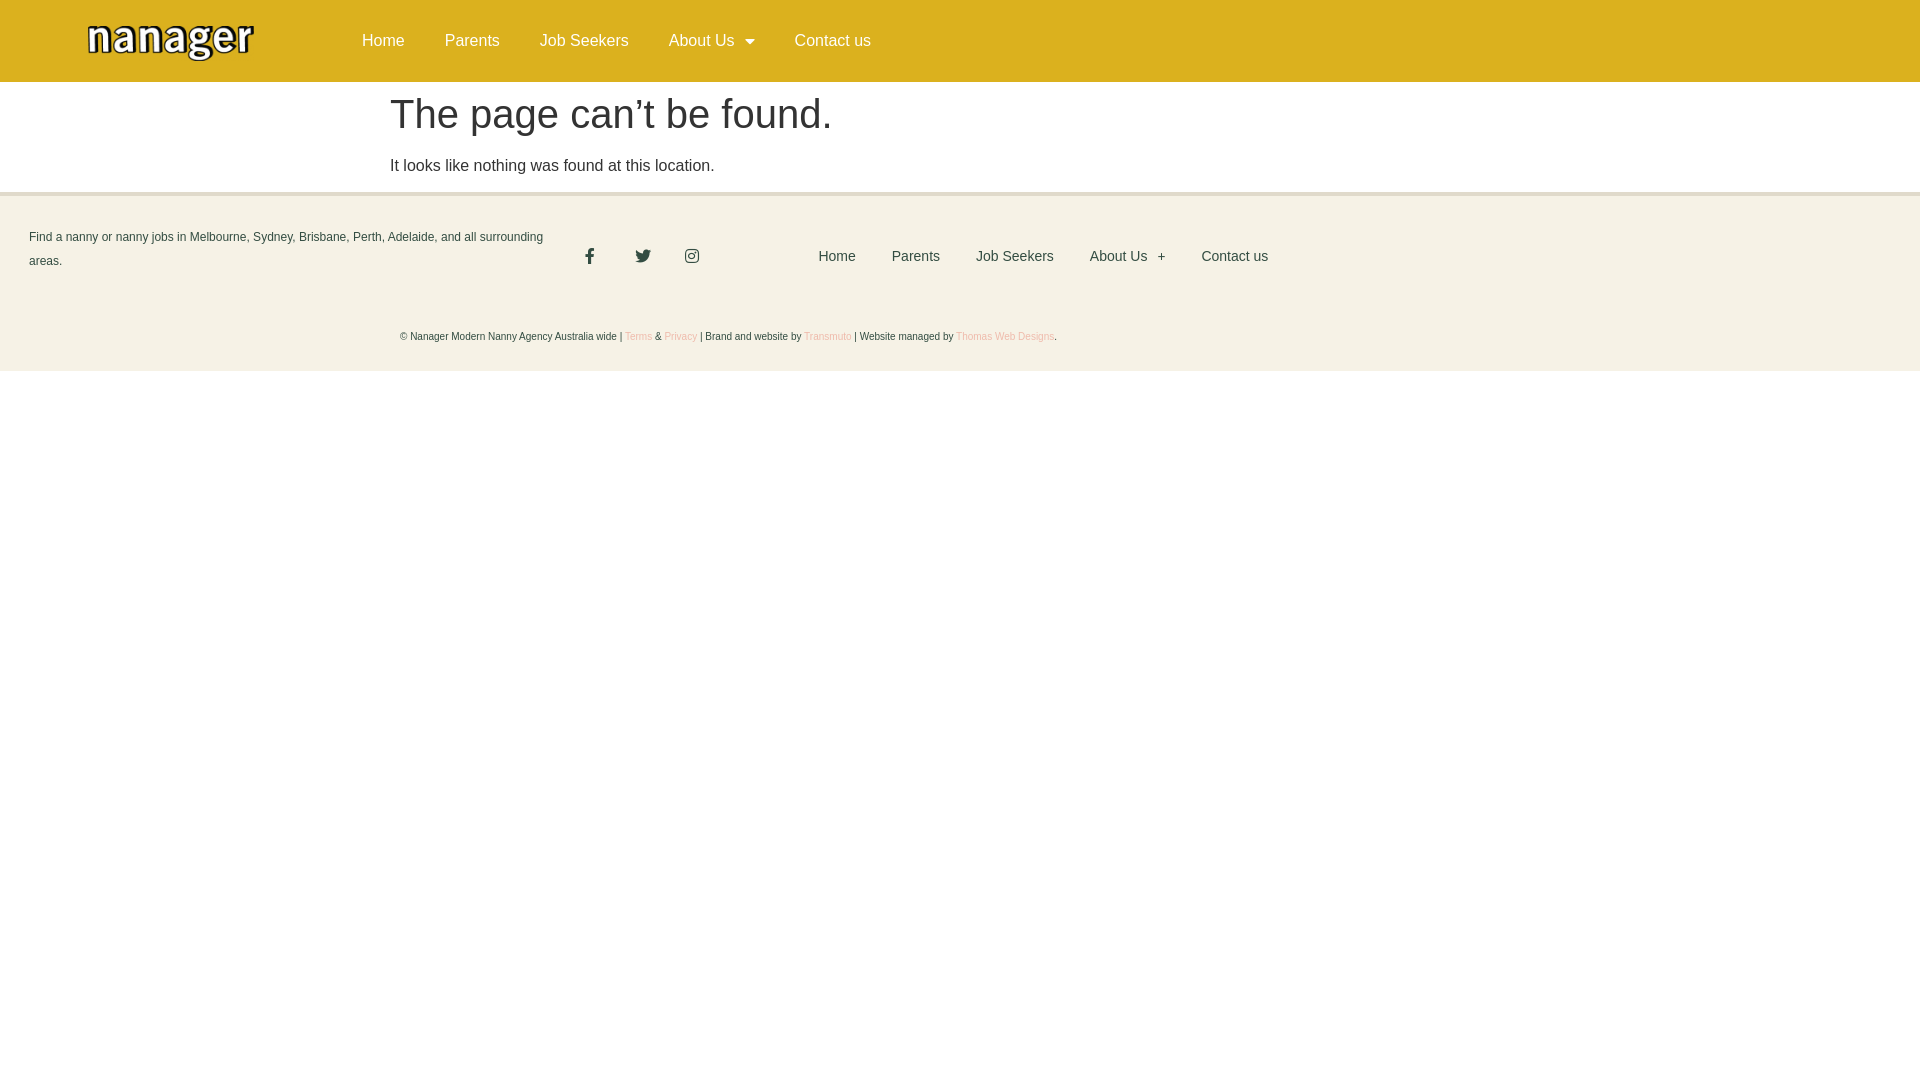  Describe the element at coordinates (711, 41) in the screenshot. I see `'About Us'` at that location.